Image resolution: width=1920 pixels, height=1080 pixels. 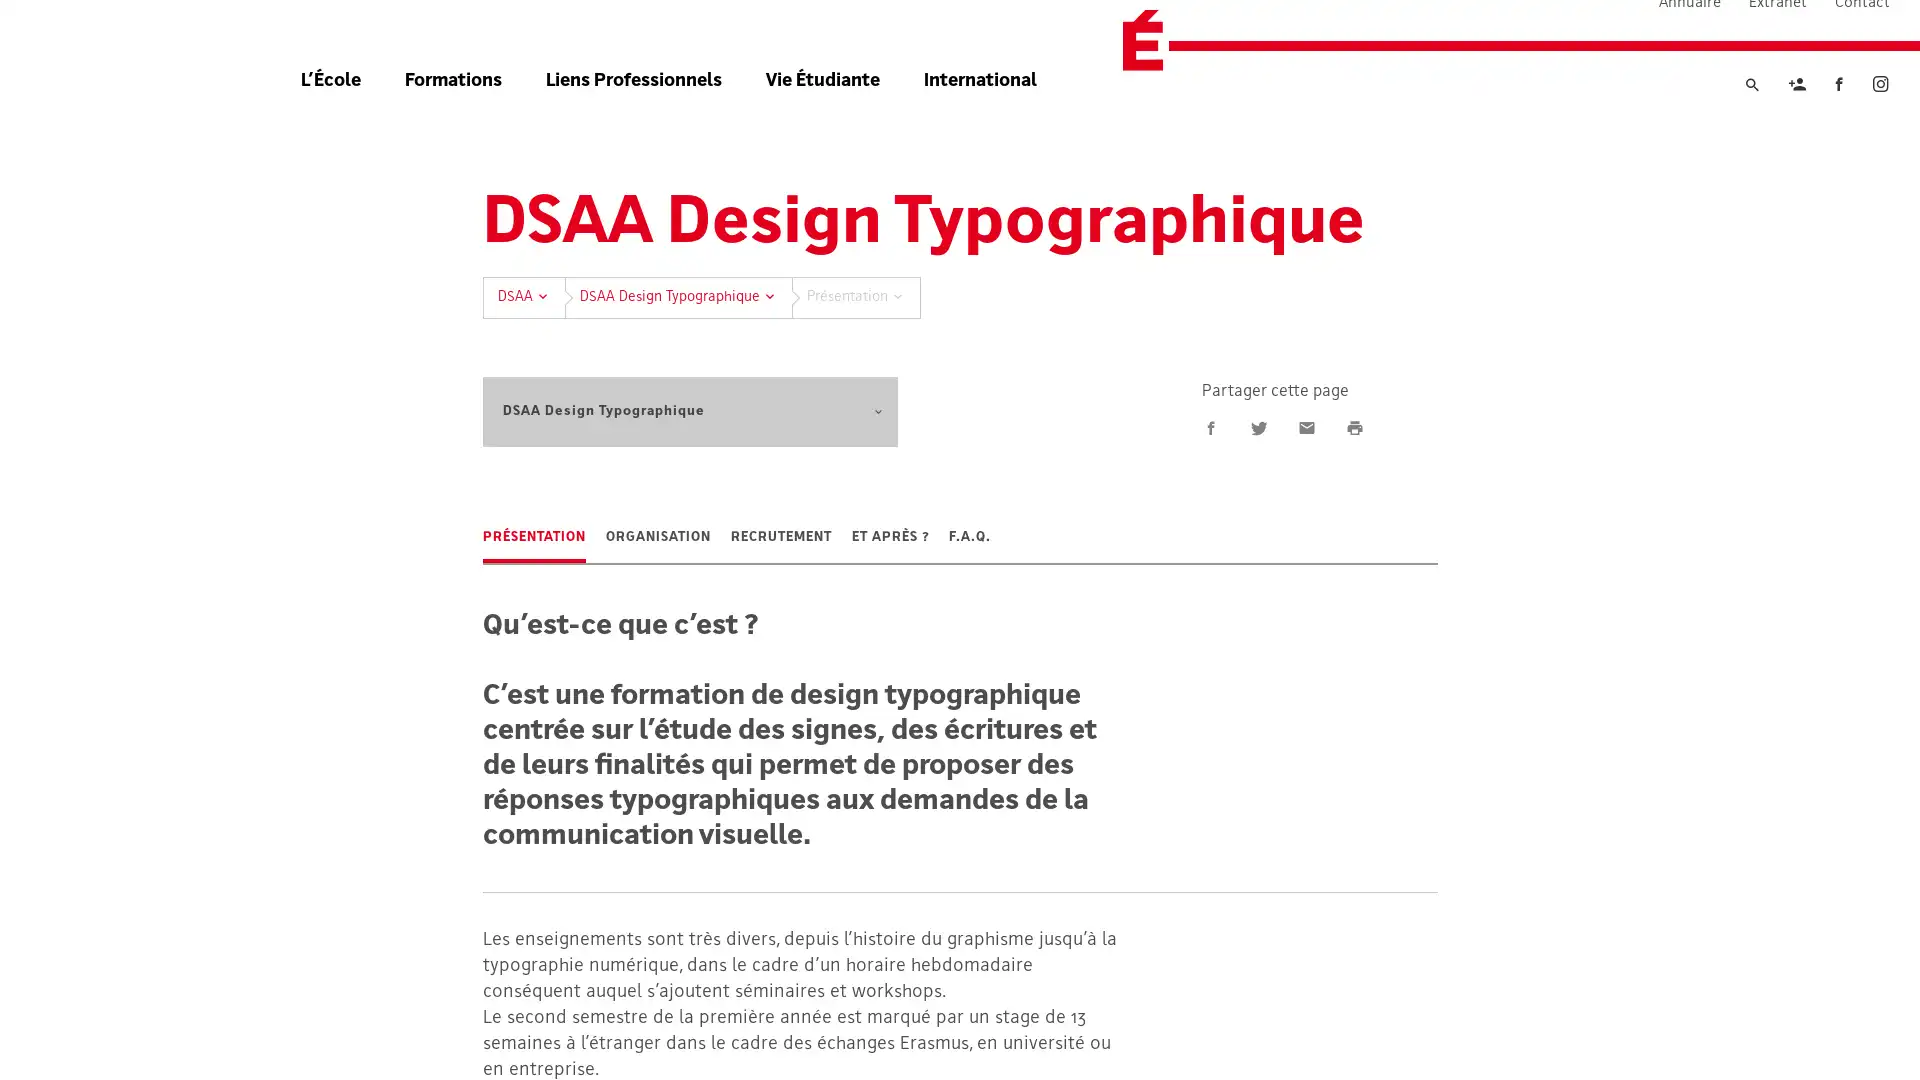 I want to click on Rechercher, so click(x=1751, y=123).